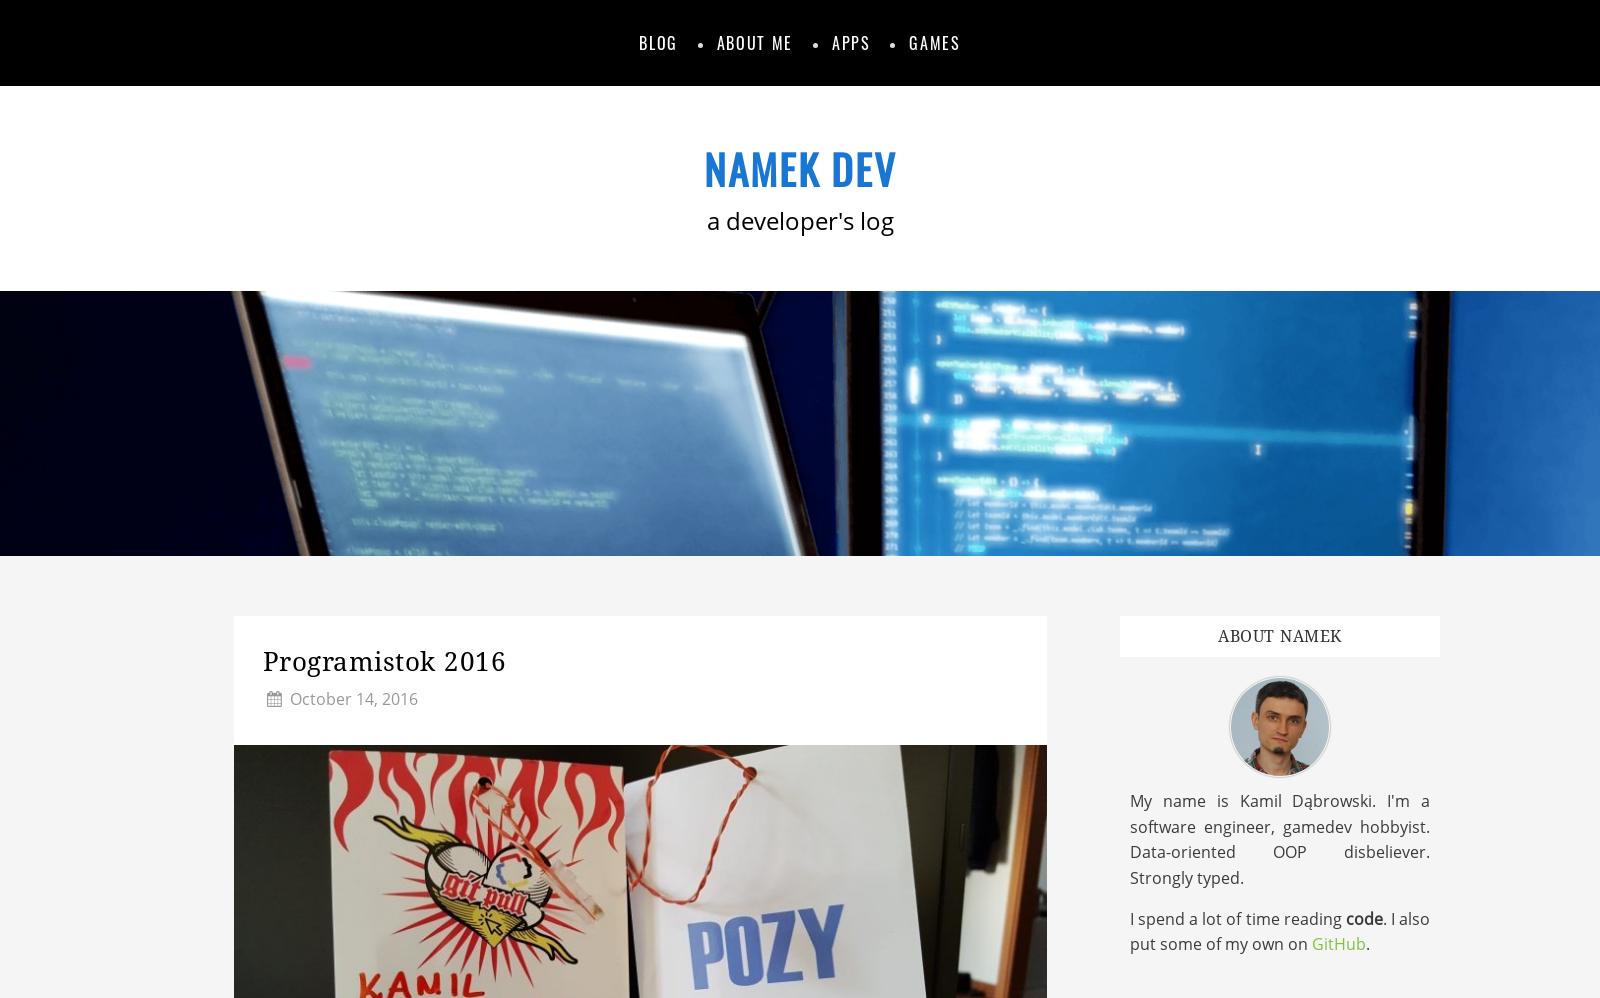  I want to click on 'a developer's log', so click(799, 220).